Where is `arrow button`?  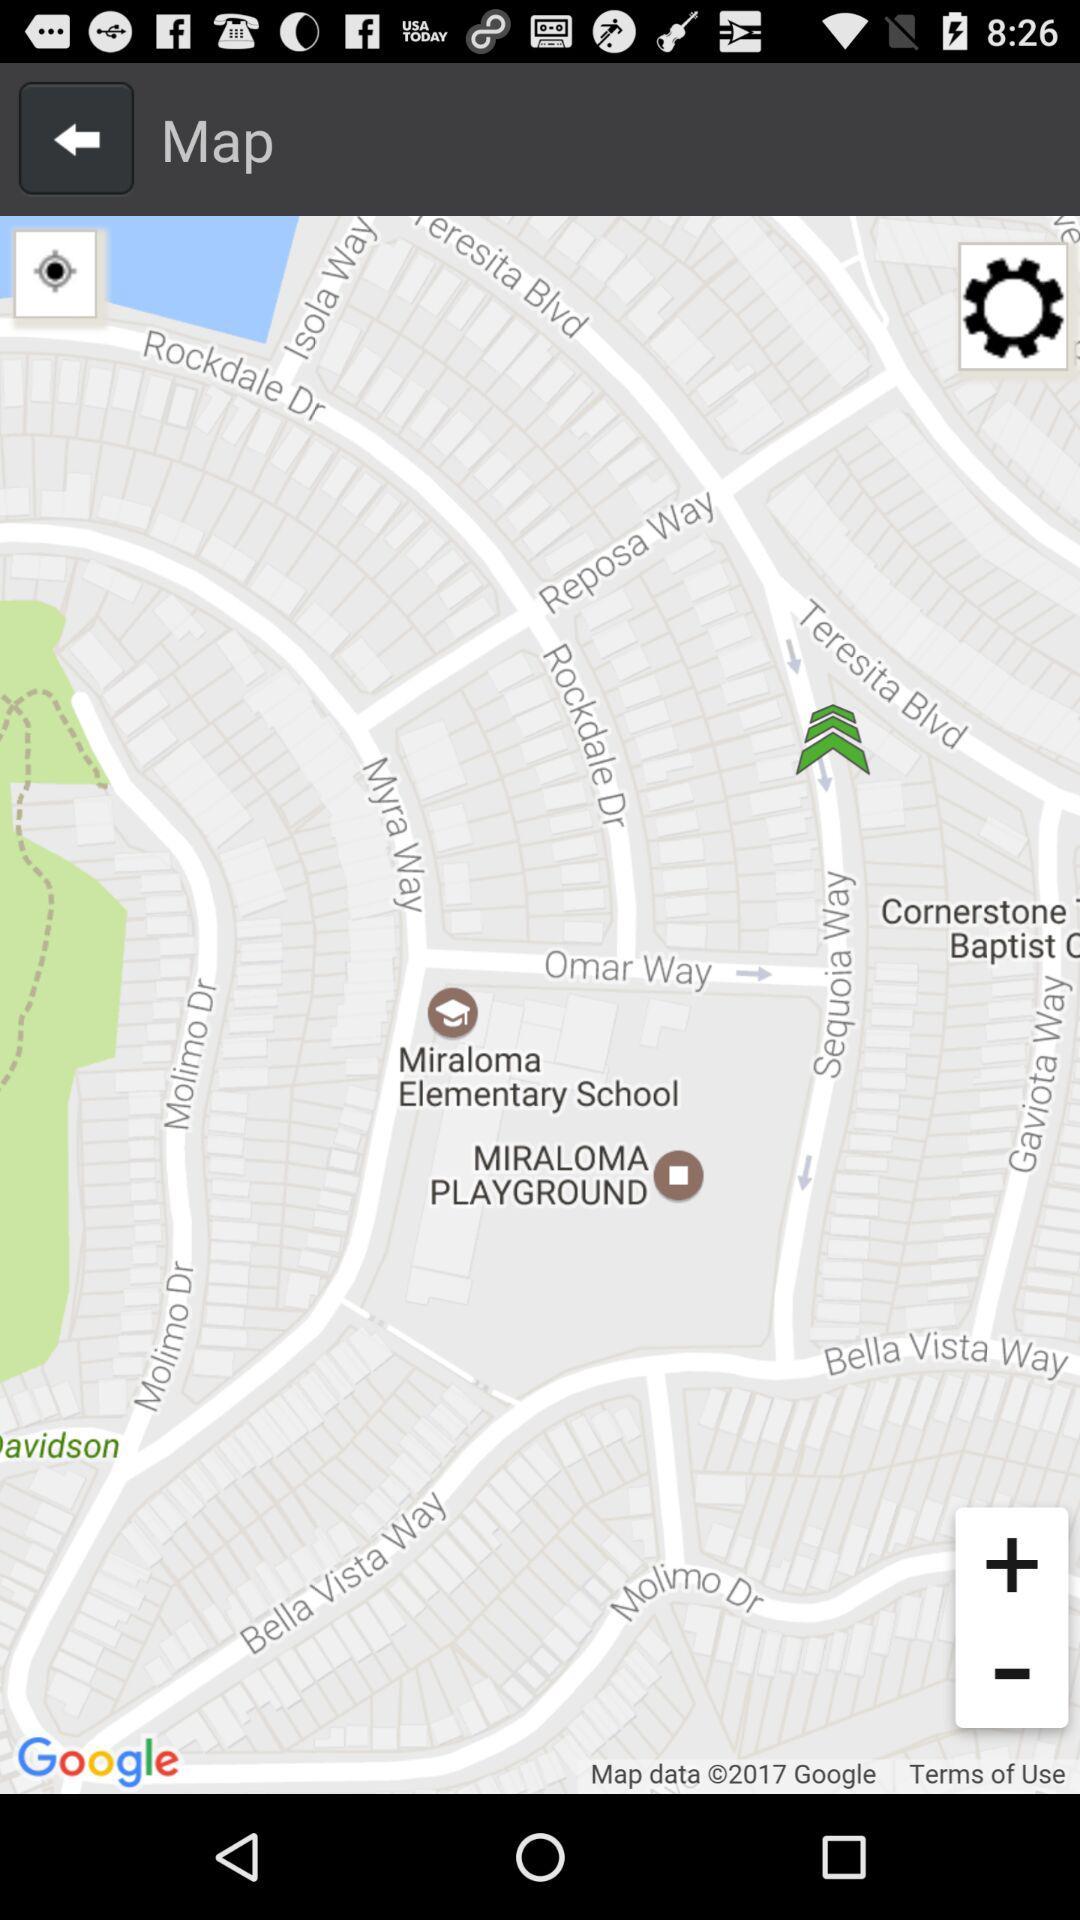
arrow button is located at coordinates (75, 138).